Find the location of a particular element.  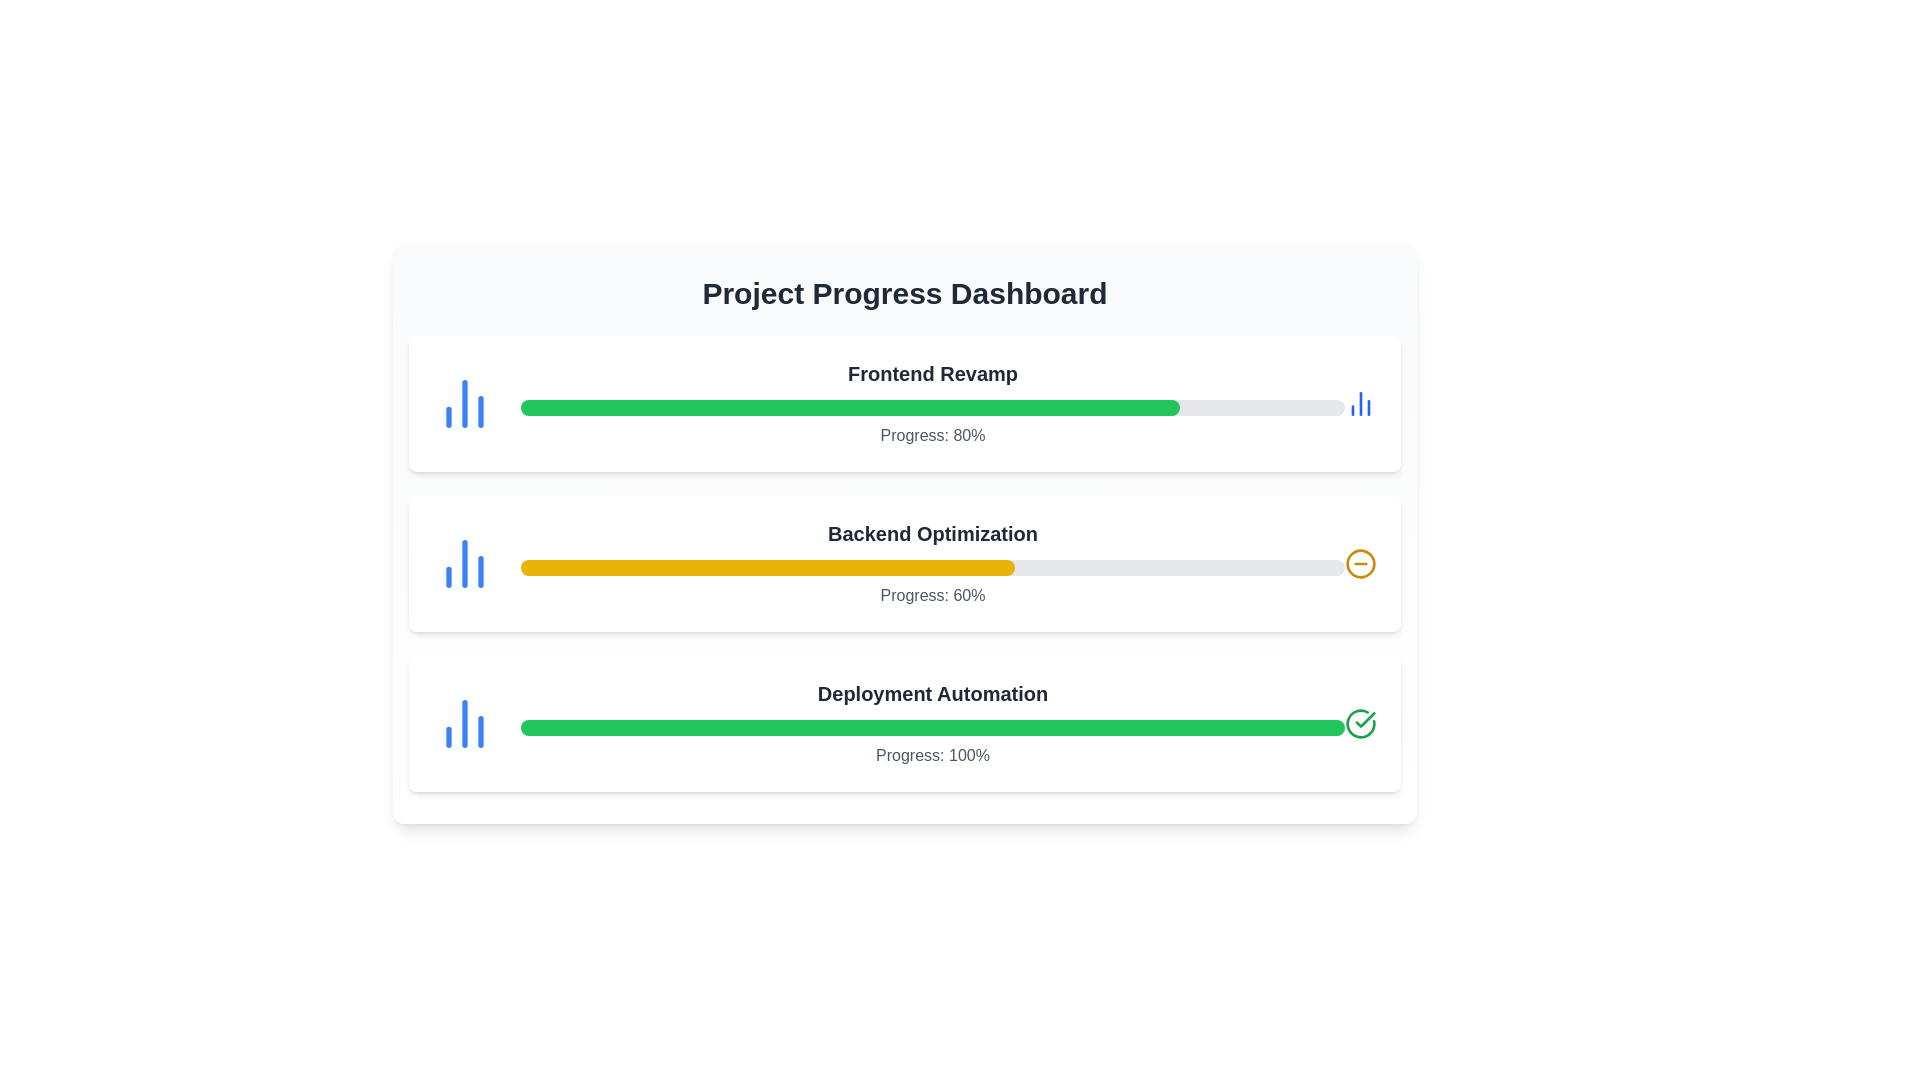

the Progress Bar indicating 80% completion for the 'Frontend Revamp' task is located at coordinates (931, 404).